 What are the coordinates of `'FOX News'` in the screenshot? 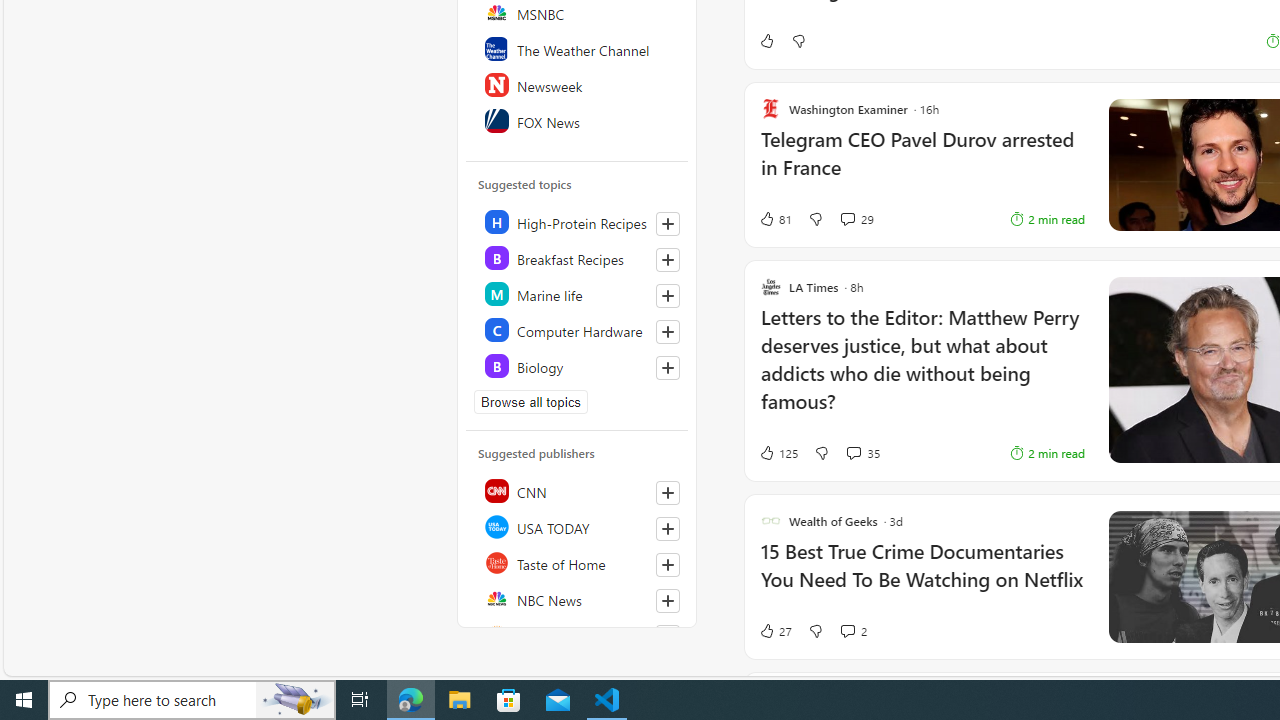 It's located at (577, 120).